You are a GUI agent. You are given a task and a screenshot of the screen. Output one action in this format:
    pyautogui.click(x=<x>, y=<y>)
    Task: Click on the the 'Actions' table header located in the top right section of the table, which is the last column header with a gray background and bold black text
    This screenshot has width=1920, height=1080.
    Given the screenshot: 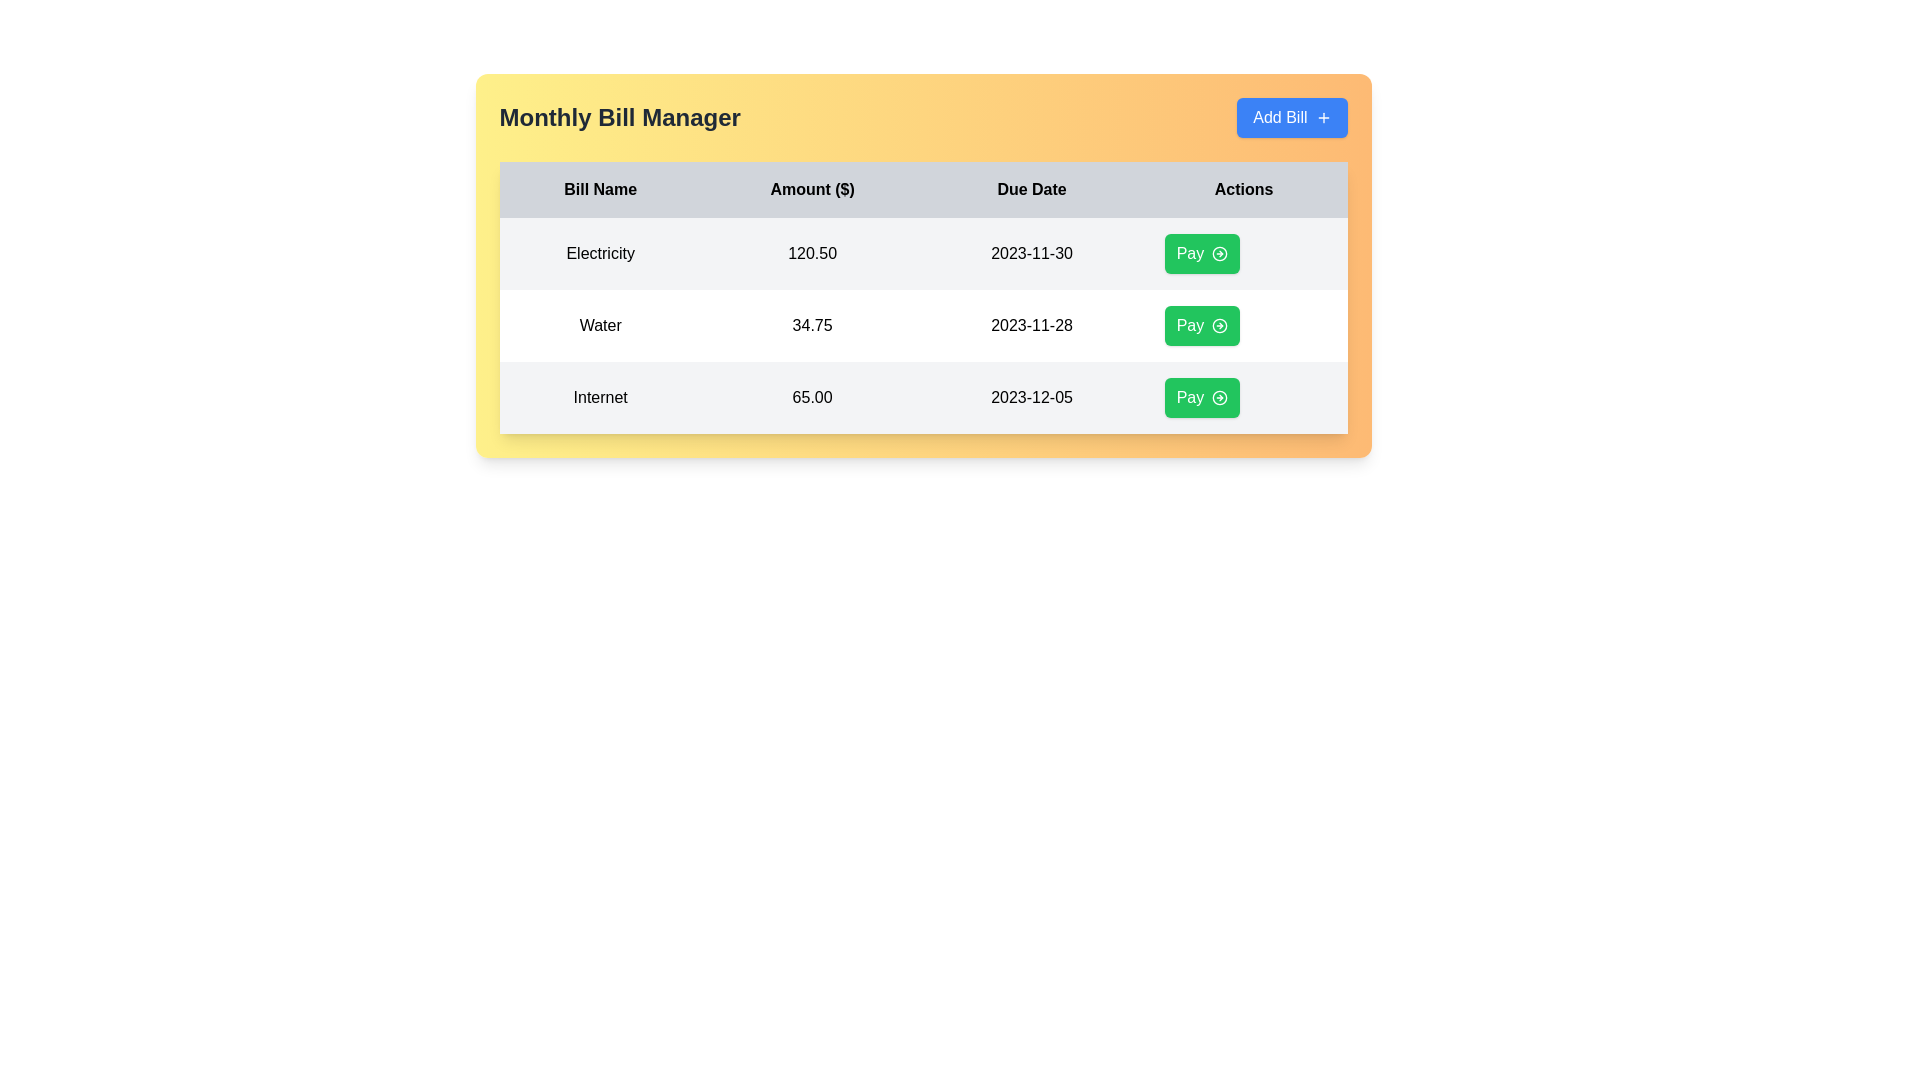 What is the action you would take?
    pyautogui.click(x=1243, y=189)
    